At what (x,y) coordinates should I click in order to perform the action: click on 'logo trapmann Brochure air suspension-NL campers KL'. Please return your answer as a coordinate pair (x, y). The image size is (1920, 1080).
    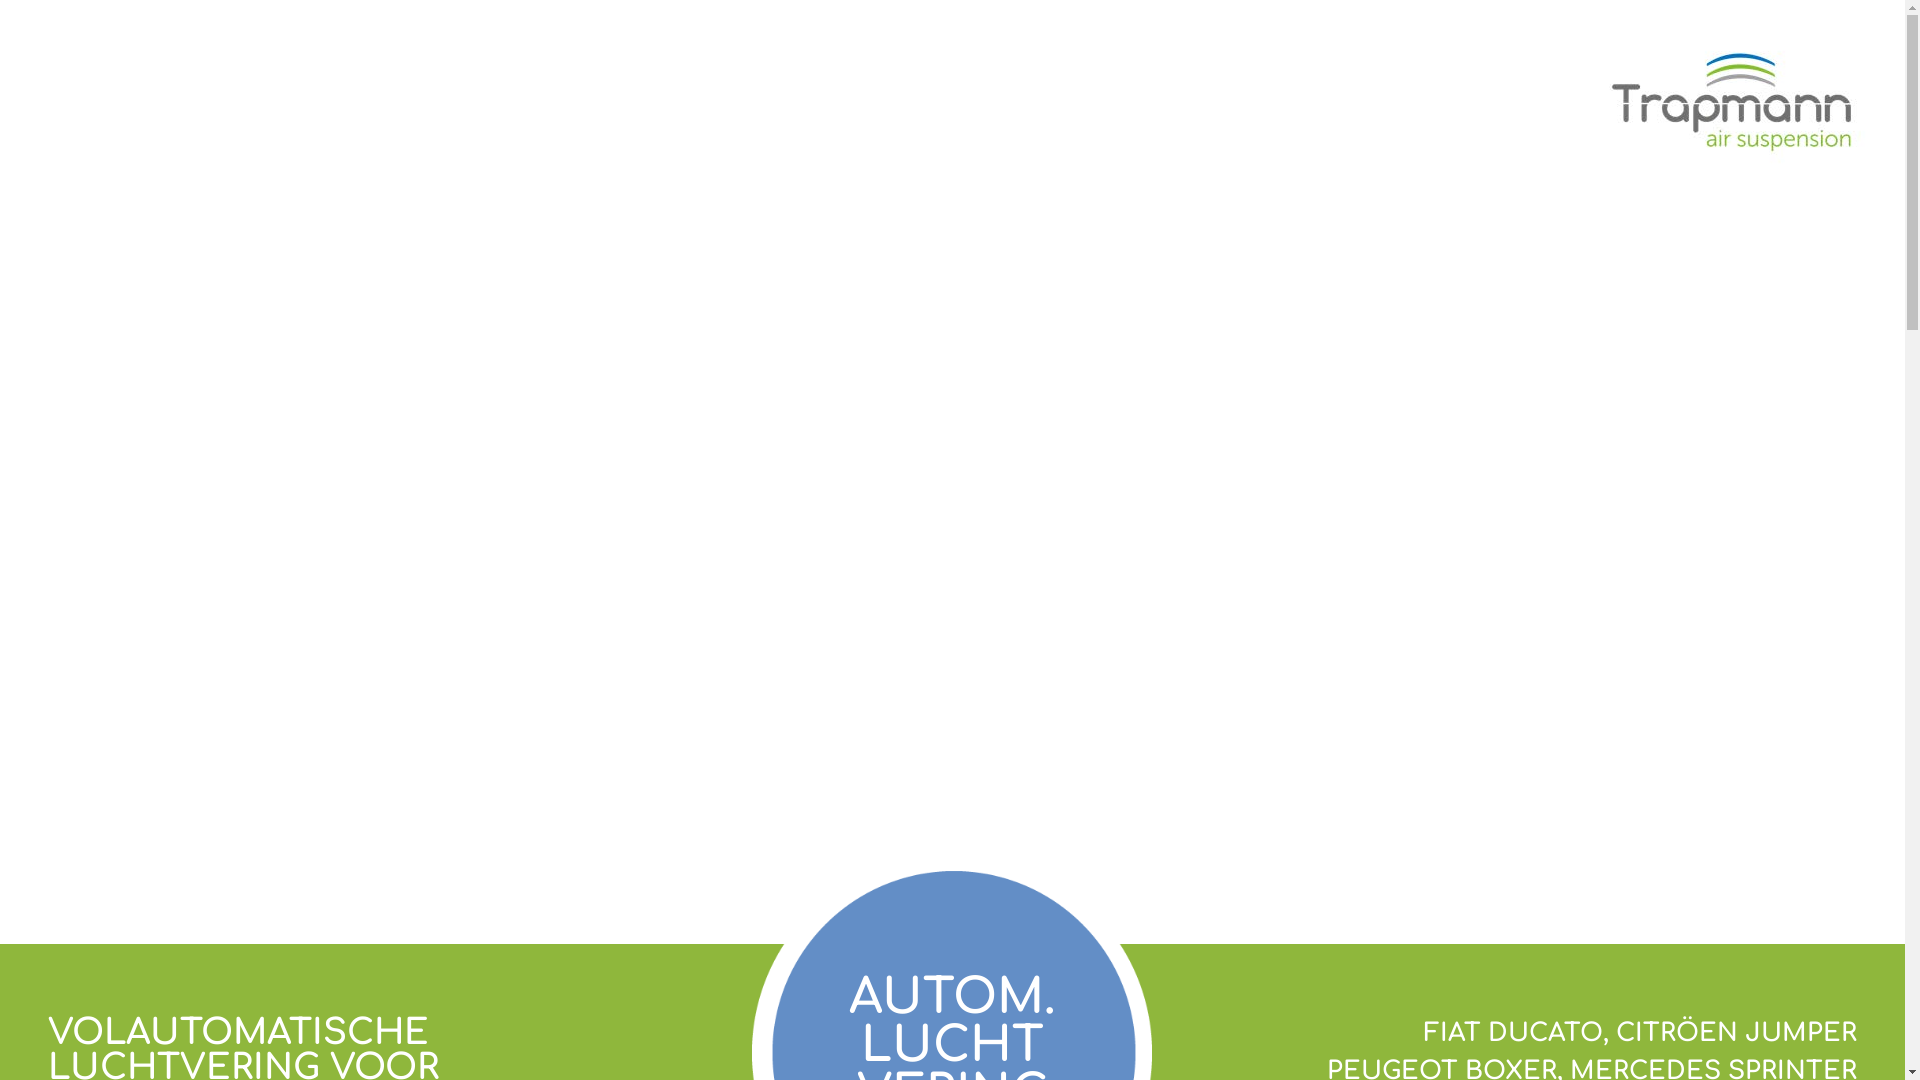
    Looking at the image, I should click on (1740, 101).